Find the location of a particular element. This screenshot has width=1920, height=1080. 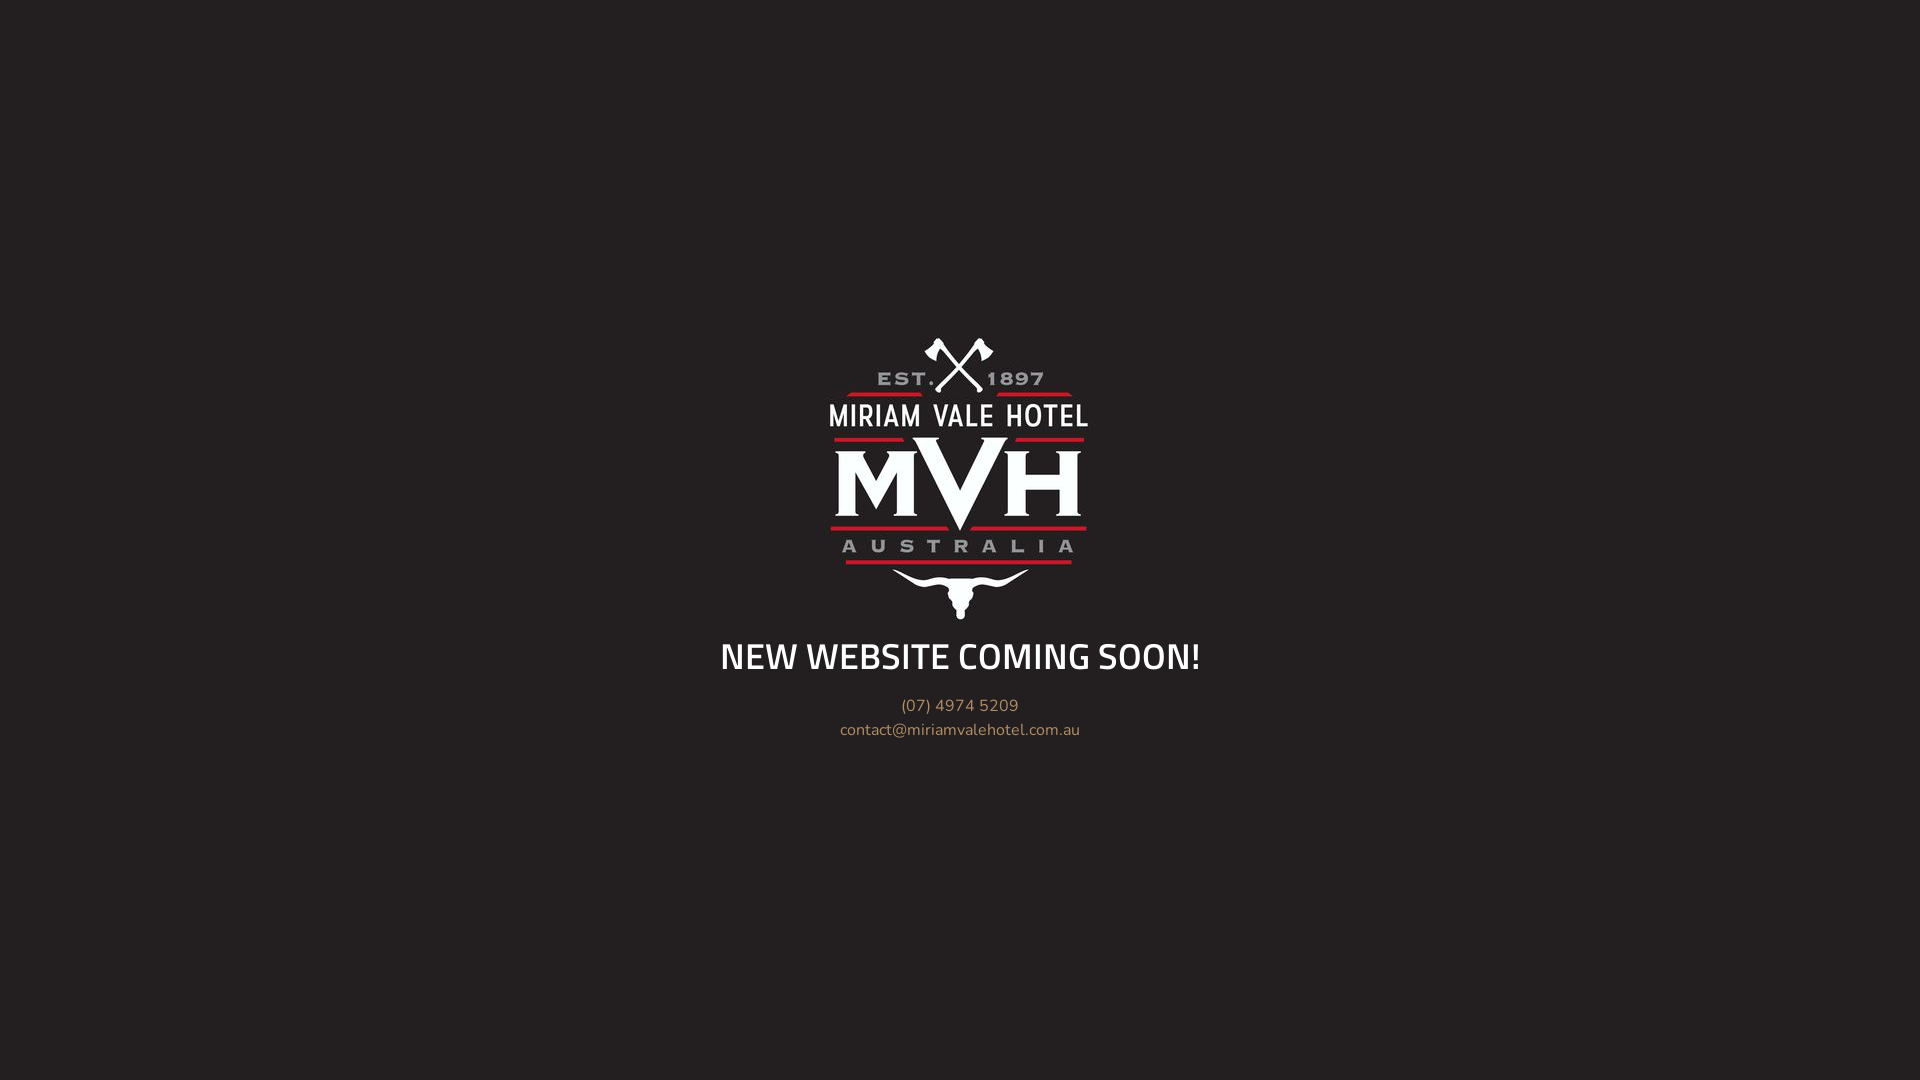

'contact@miriamvalehotel.com.au' is located at coordinates (960, 729).